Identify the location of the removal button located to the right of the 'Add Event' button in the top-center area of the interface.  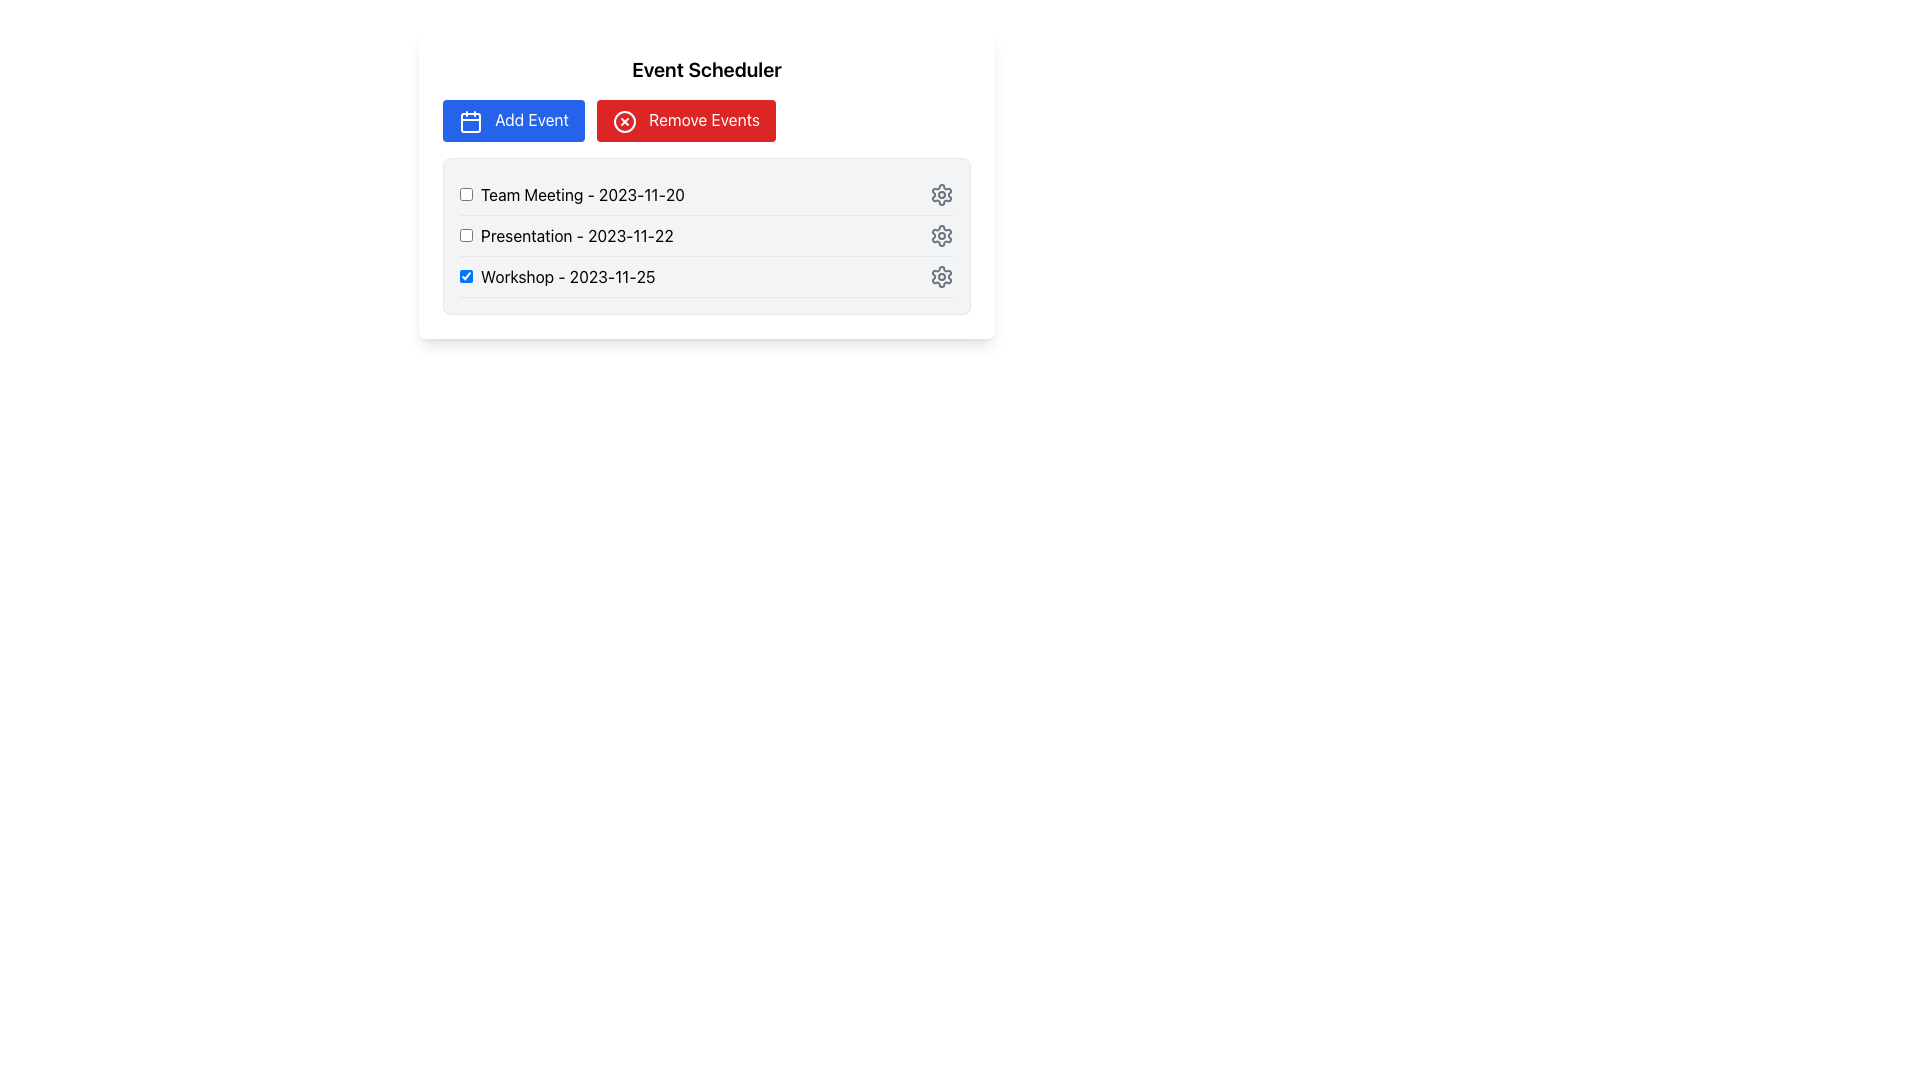
(686, 120).